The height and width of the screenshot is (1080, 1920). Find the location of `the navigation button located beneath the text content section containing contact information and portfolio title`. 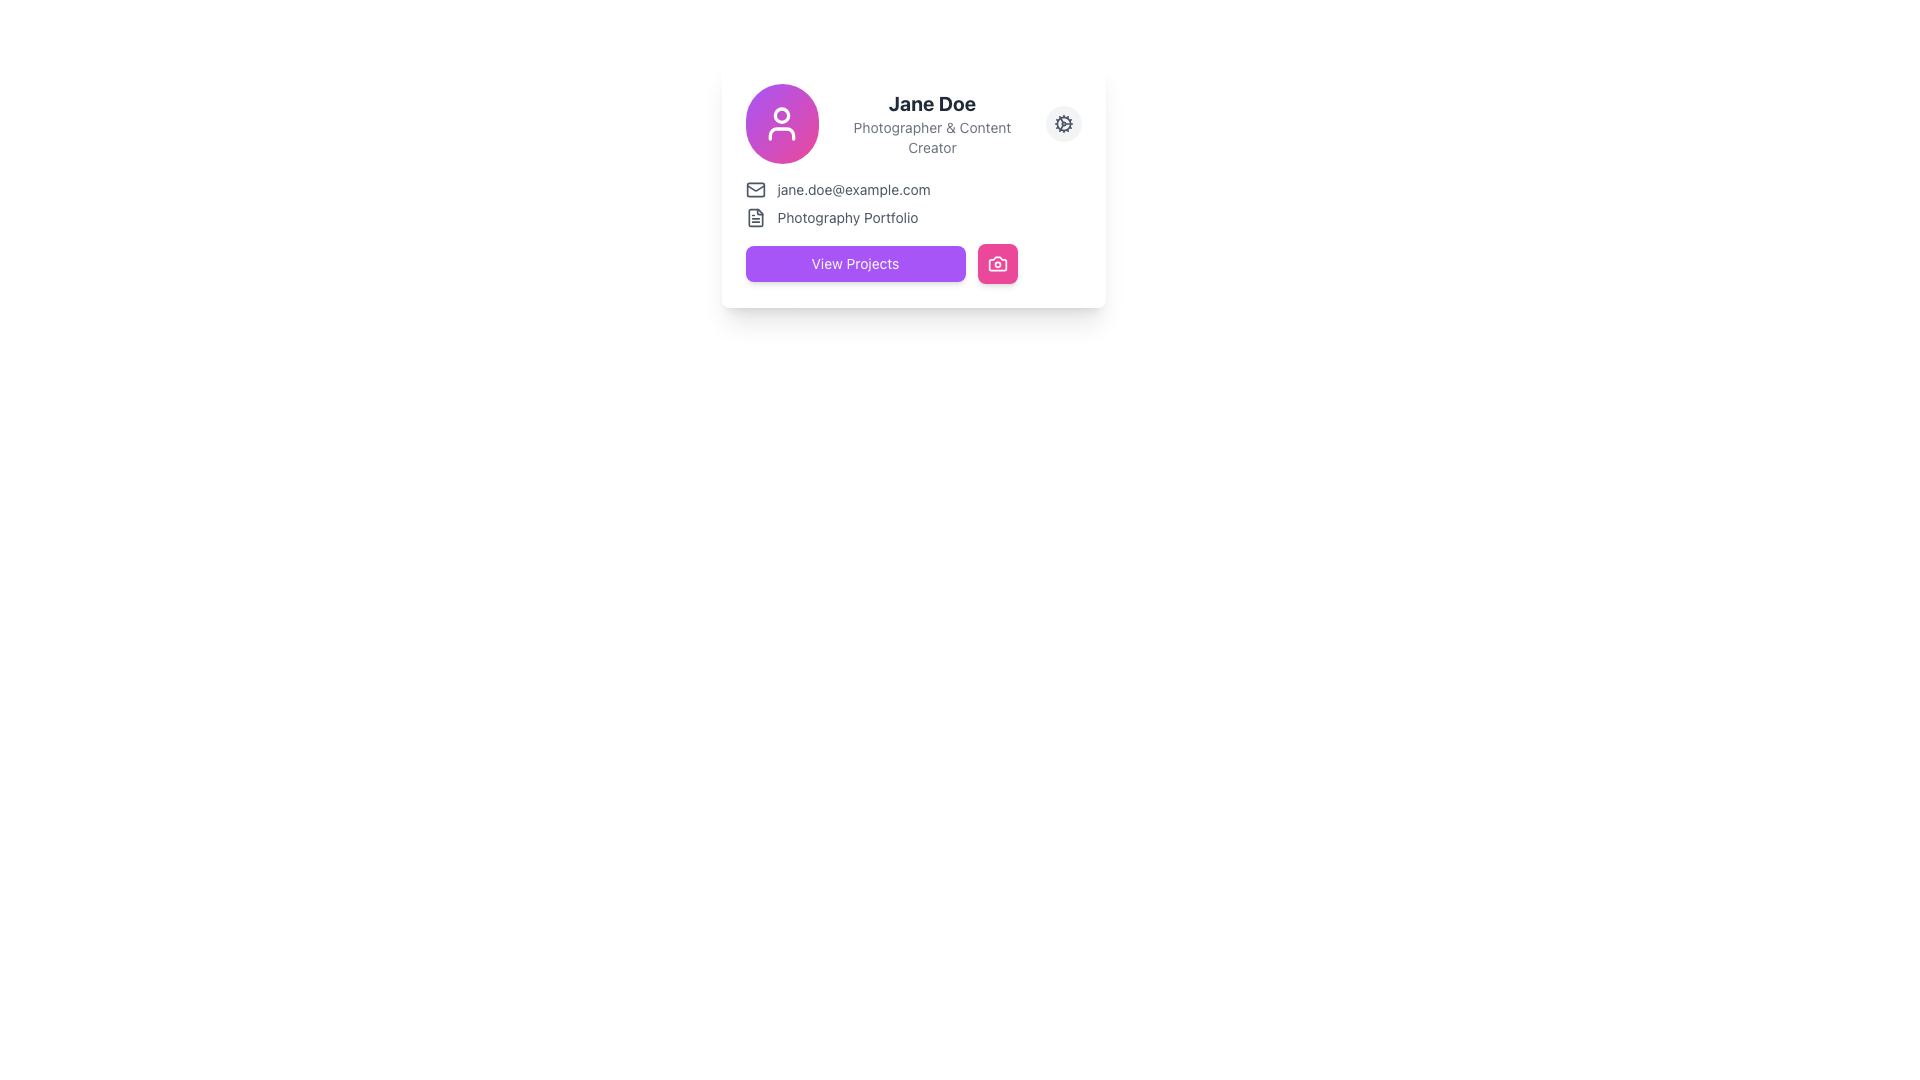

the navigation button located beneath the text content section containing contact information and portfolio title is located at coordinates (912, 262).